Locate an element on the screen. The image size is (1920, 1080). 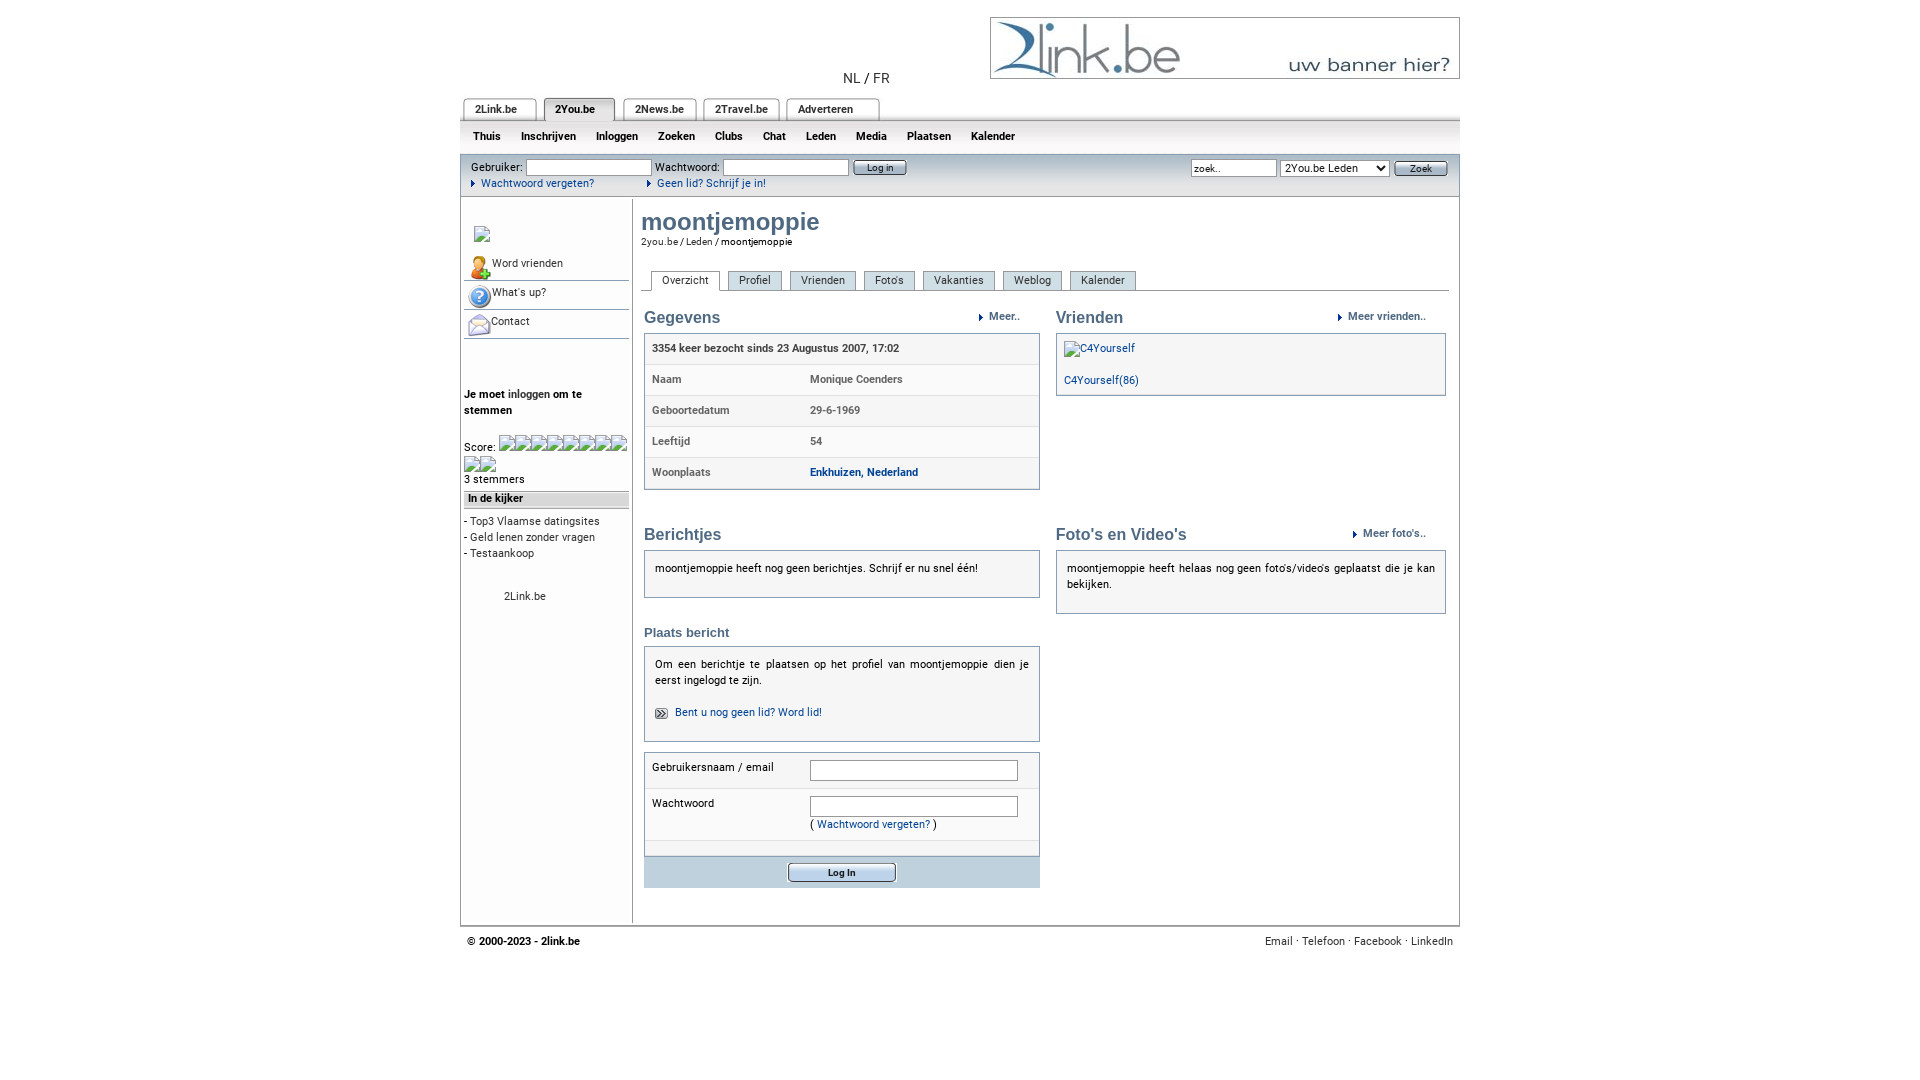
'2you.be' is located at coordinates (659, 240).